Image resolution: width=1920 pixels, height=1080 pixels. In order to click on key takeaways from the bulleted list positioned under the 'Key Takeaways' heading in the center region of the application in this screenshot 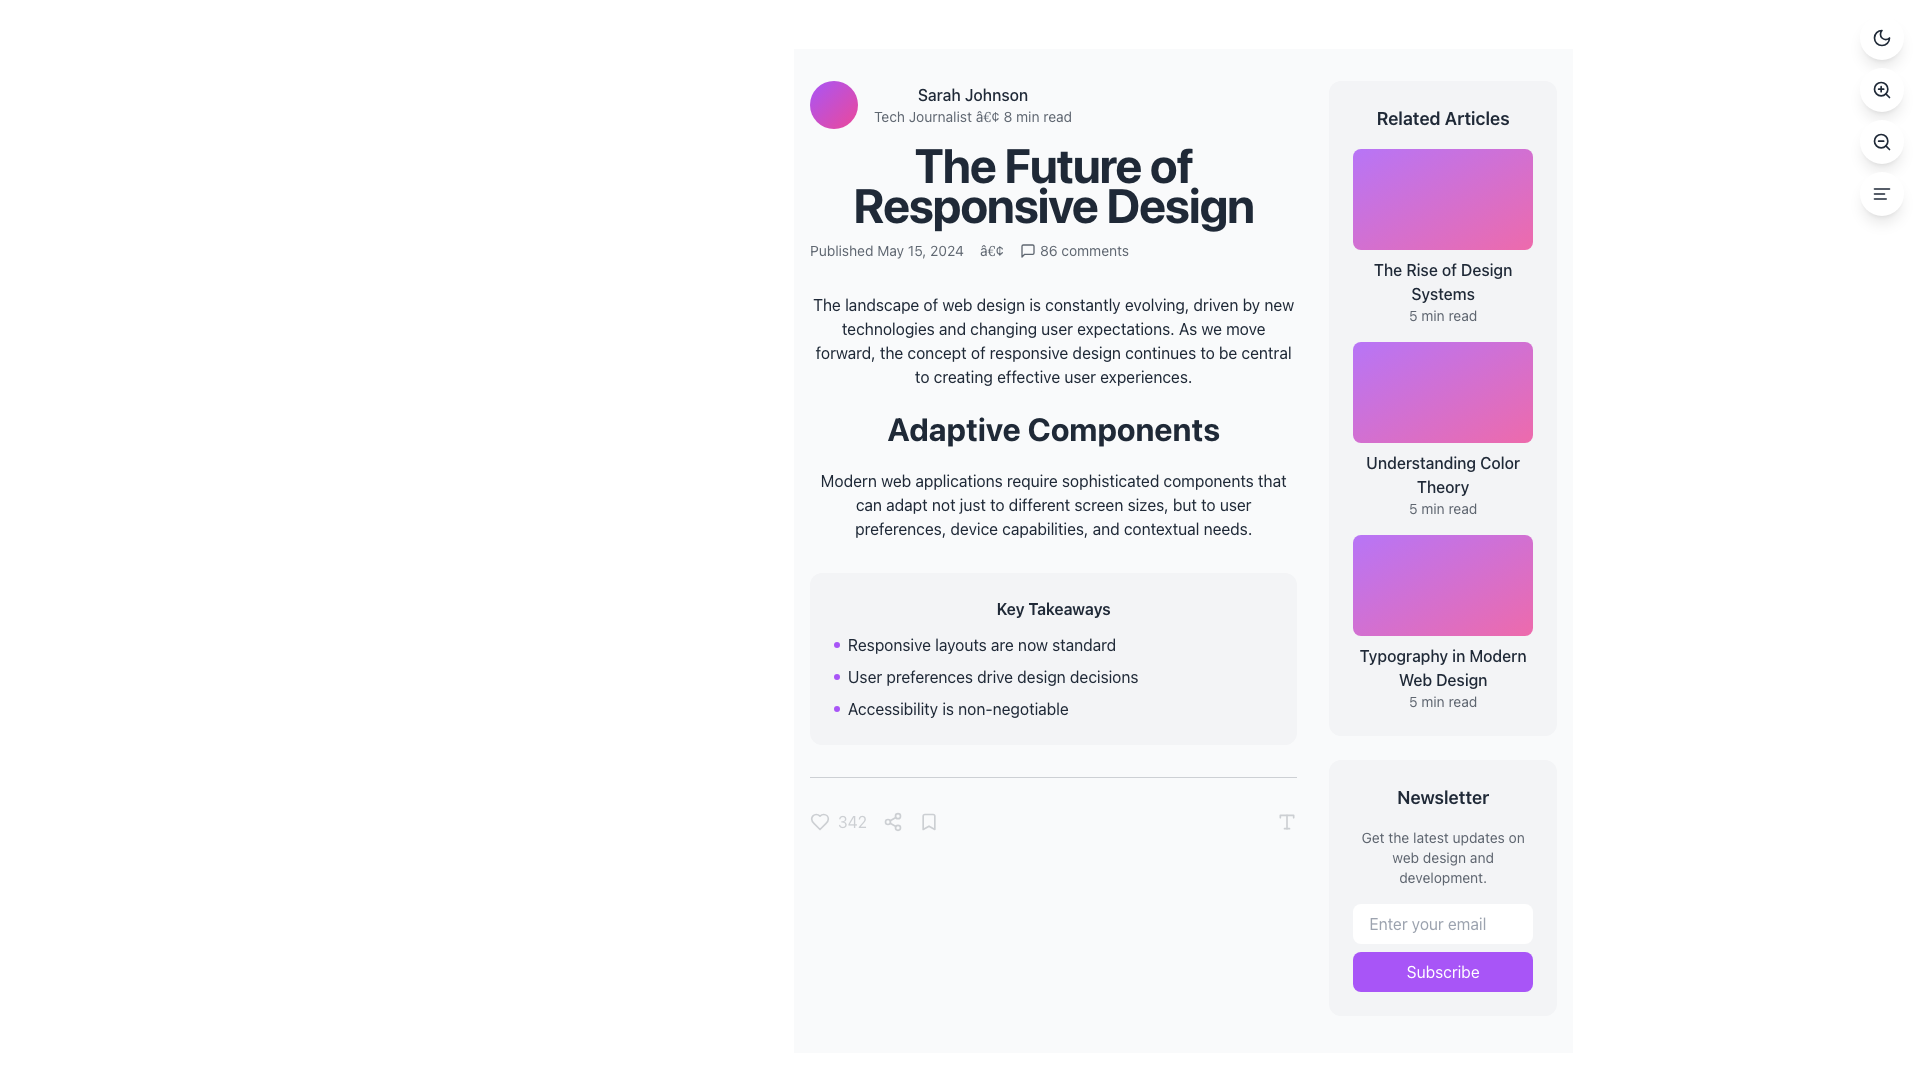, I will do `click(1052, 676)`.